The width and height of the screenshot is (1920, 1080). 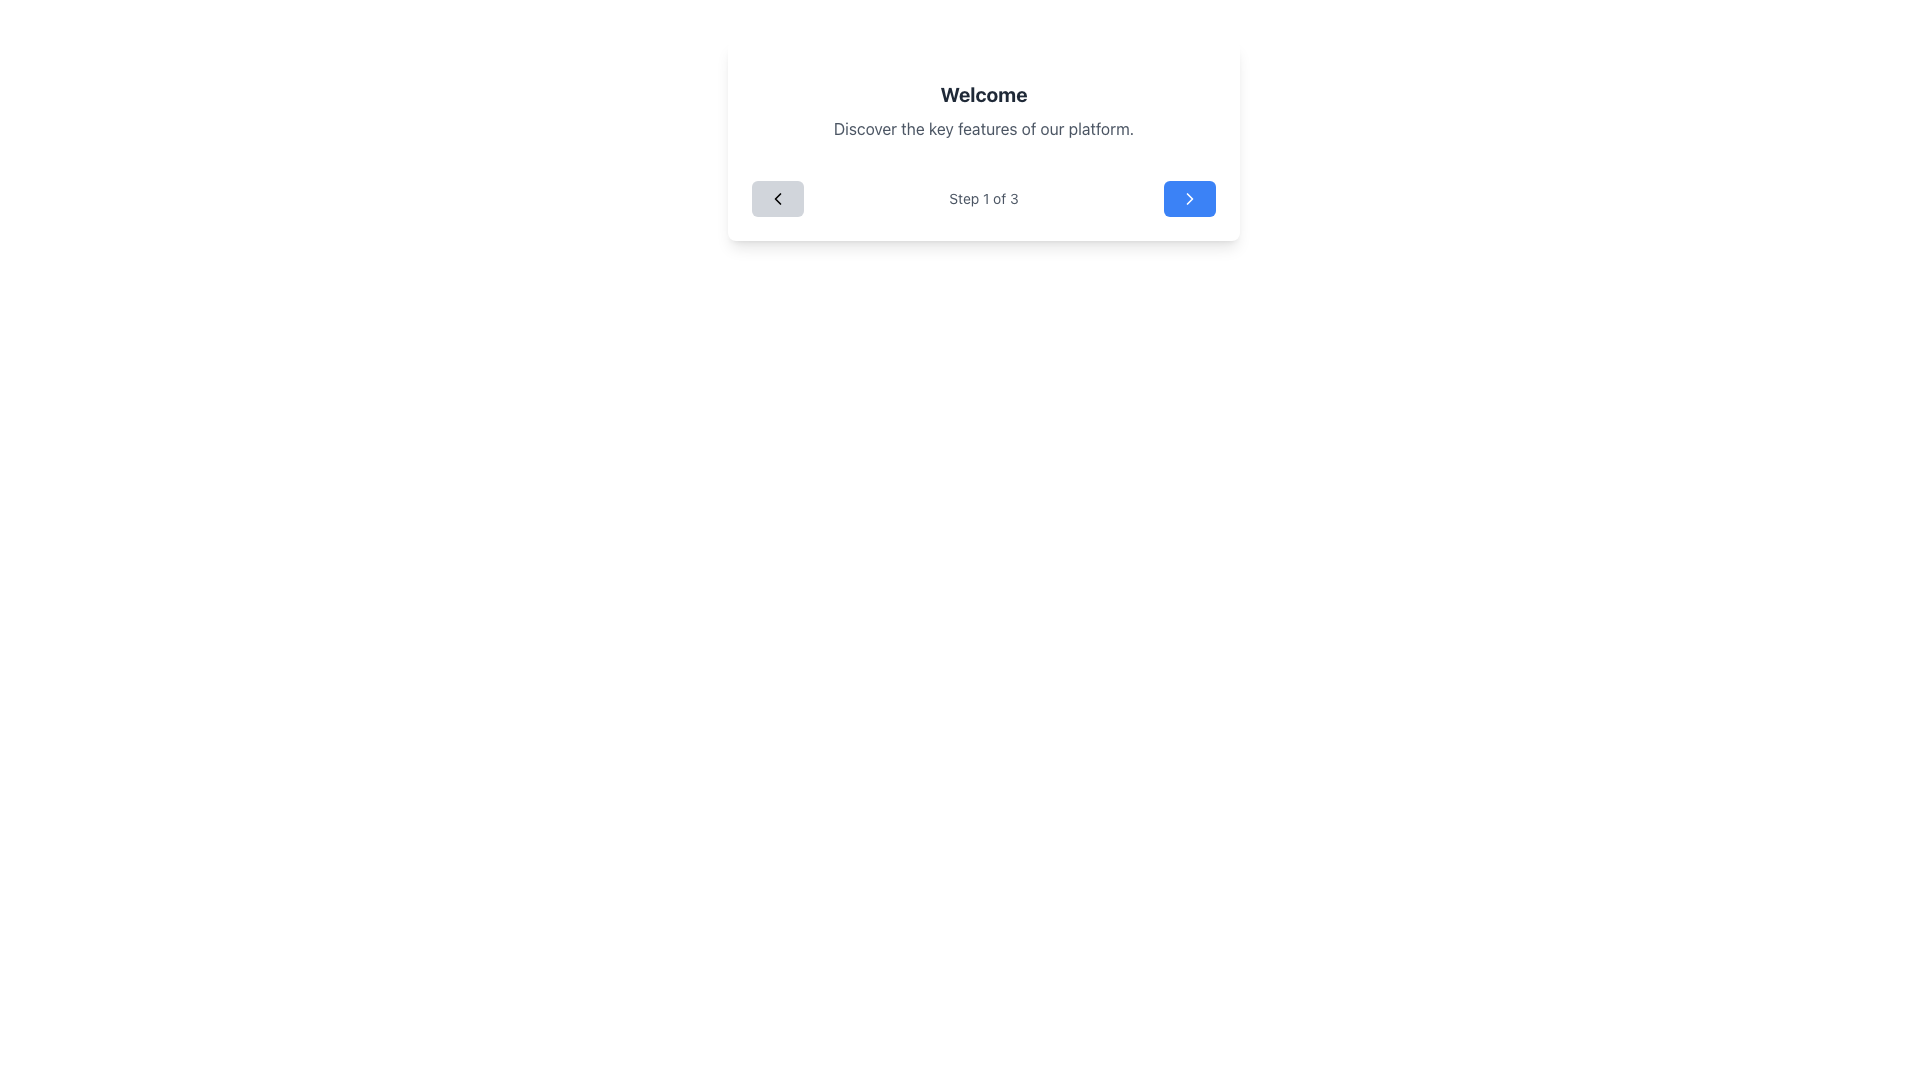 I want to click on the small, light gray button with a black chevron-left icon, so click(x=776, y=199).